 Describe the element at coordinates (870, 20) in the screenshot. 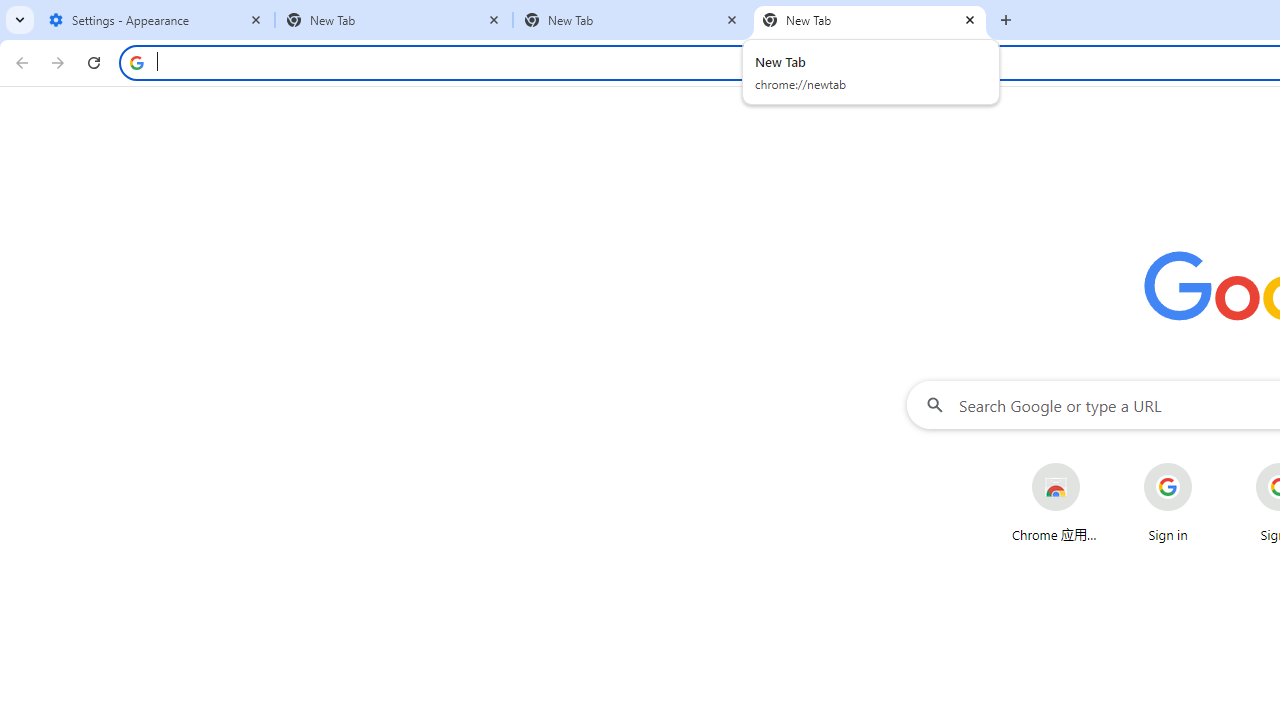

I see `'New Tab'` at that location.